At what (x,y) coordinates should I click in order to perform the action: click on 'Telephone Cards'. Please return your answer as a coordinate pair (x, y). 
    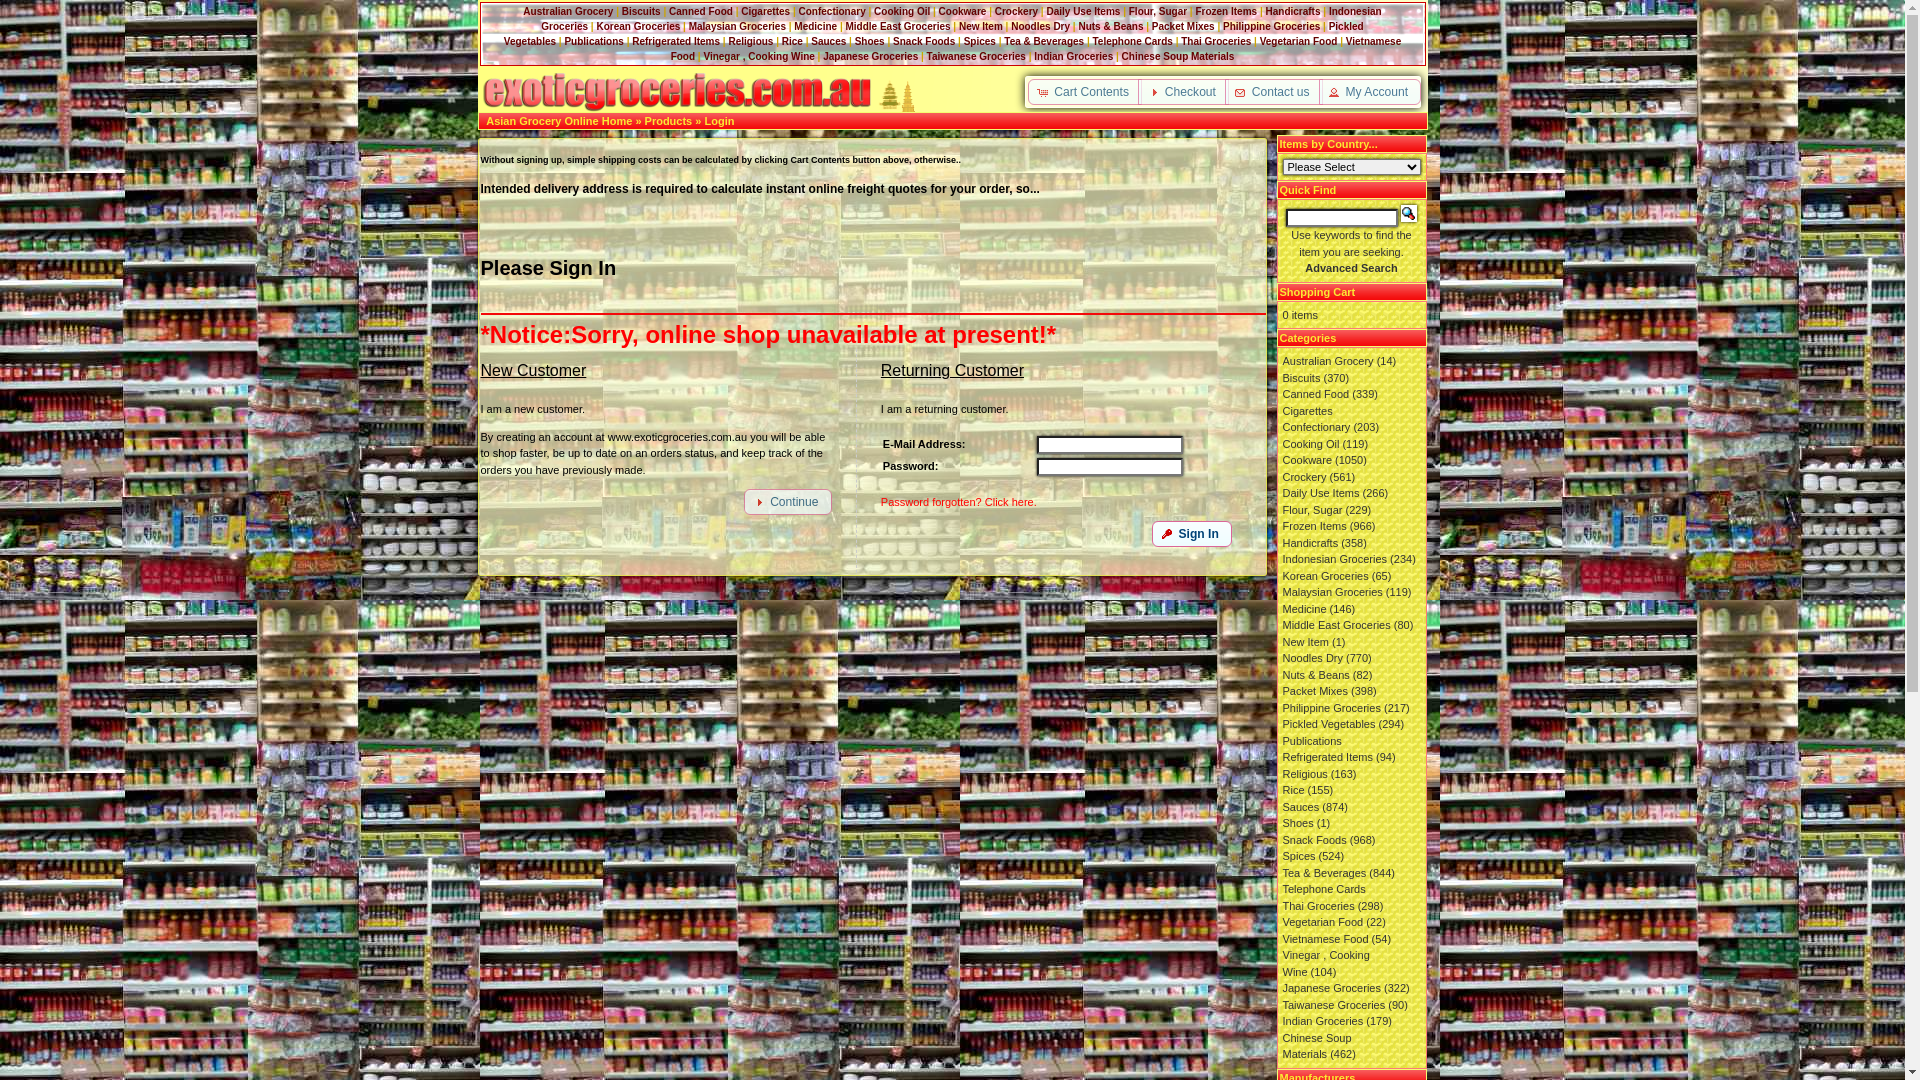
    Looking at the image, I should click on (1132, 41).